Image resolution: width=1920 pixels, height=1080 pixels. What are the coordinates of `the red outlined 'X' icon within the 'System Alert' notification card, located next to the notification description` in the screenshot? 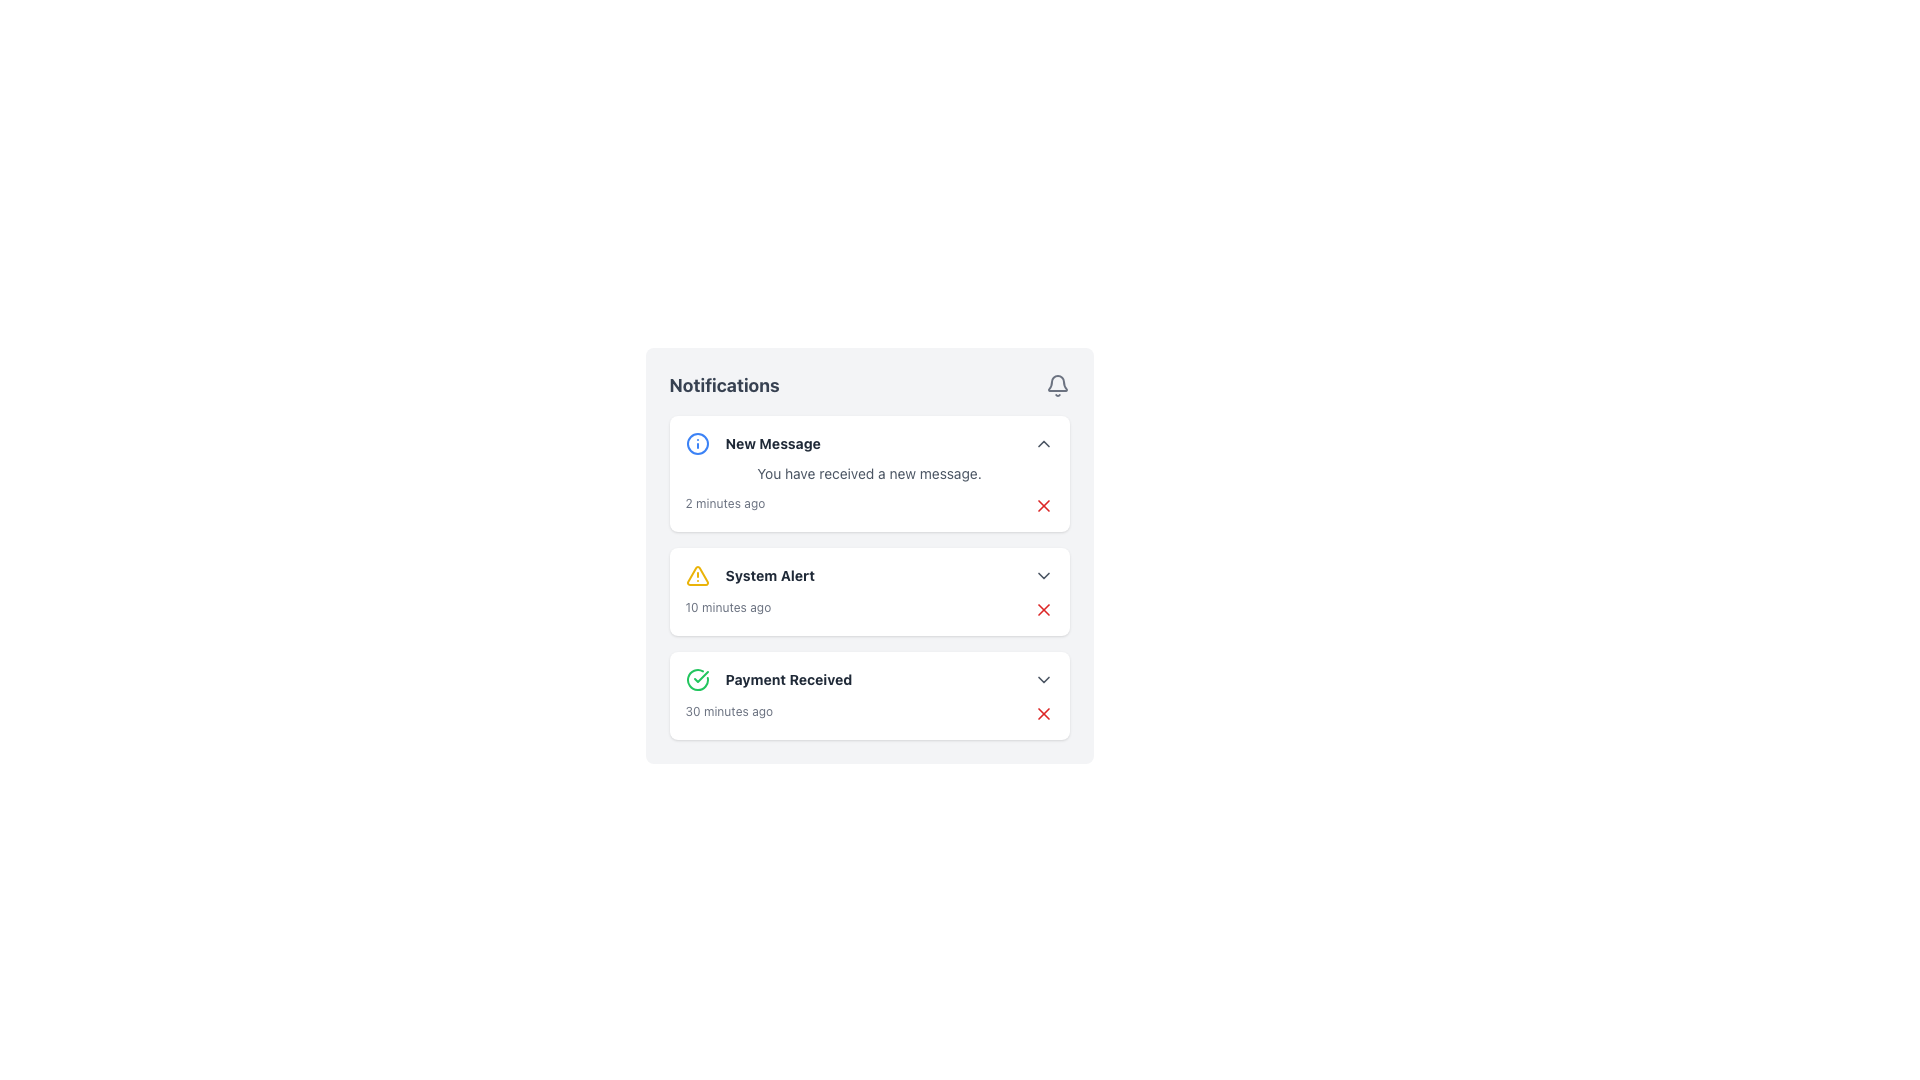 It's located at (1042, 712).